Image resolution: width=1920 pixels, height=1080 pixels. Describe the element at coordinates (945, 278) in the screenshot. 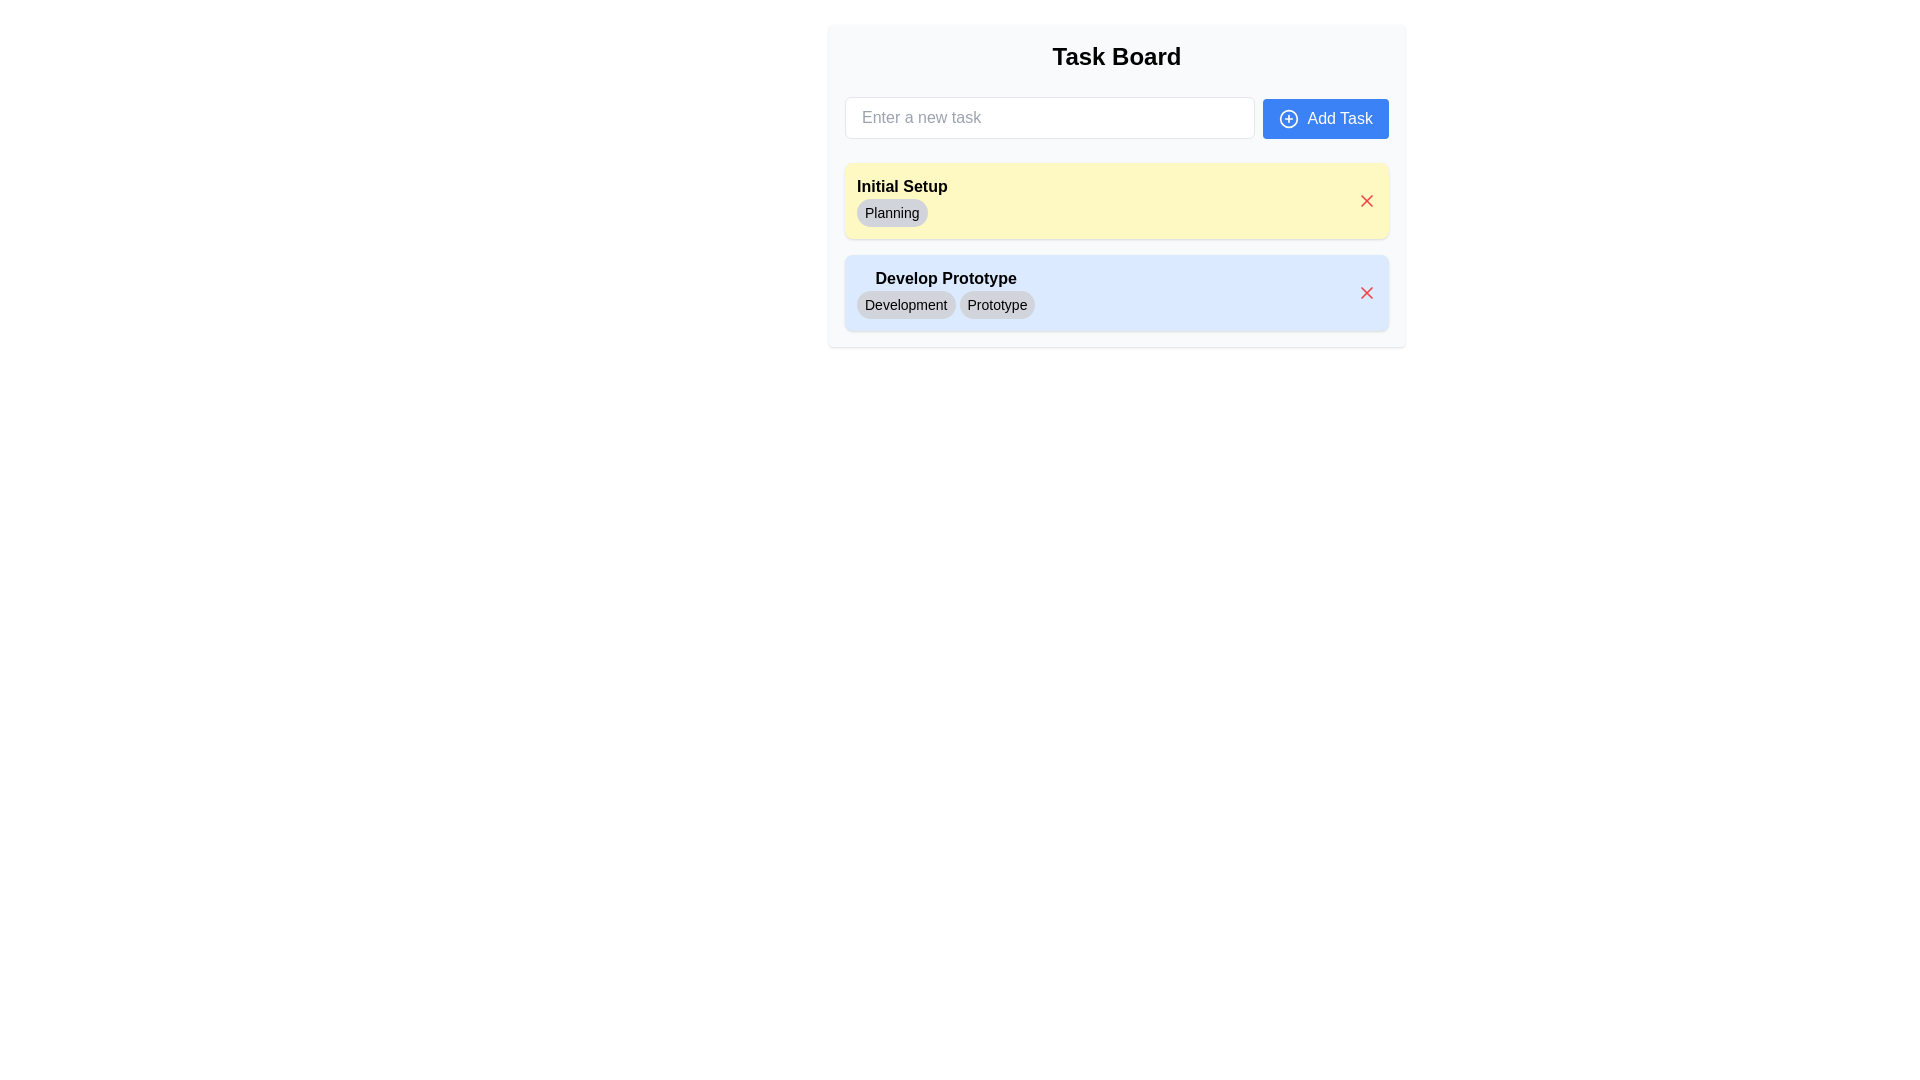

I see `text label indicating the main title 'Develop Prototype' located near the center of the task card in the second row of the task board interface` at that location.